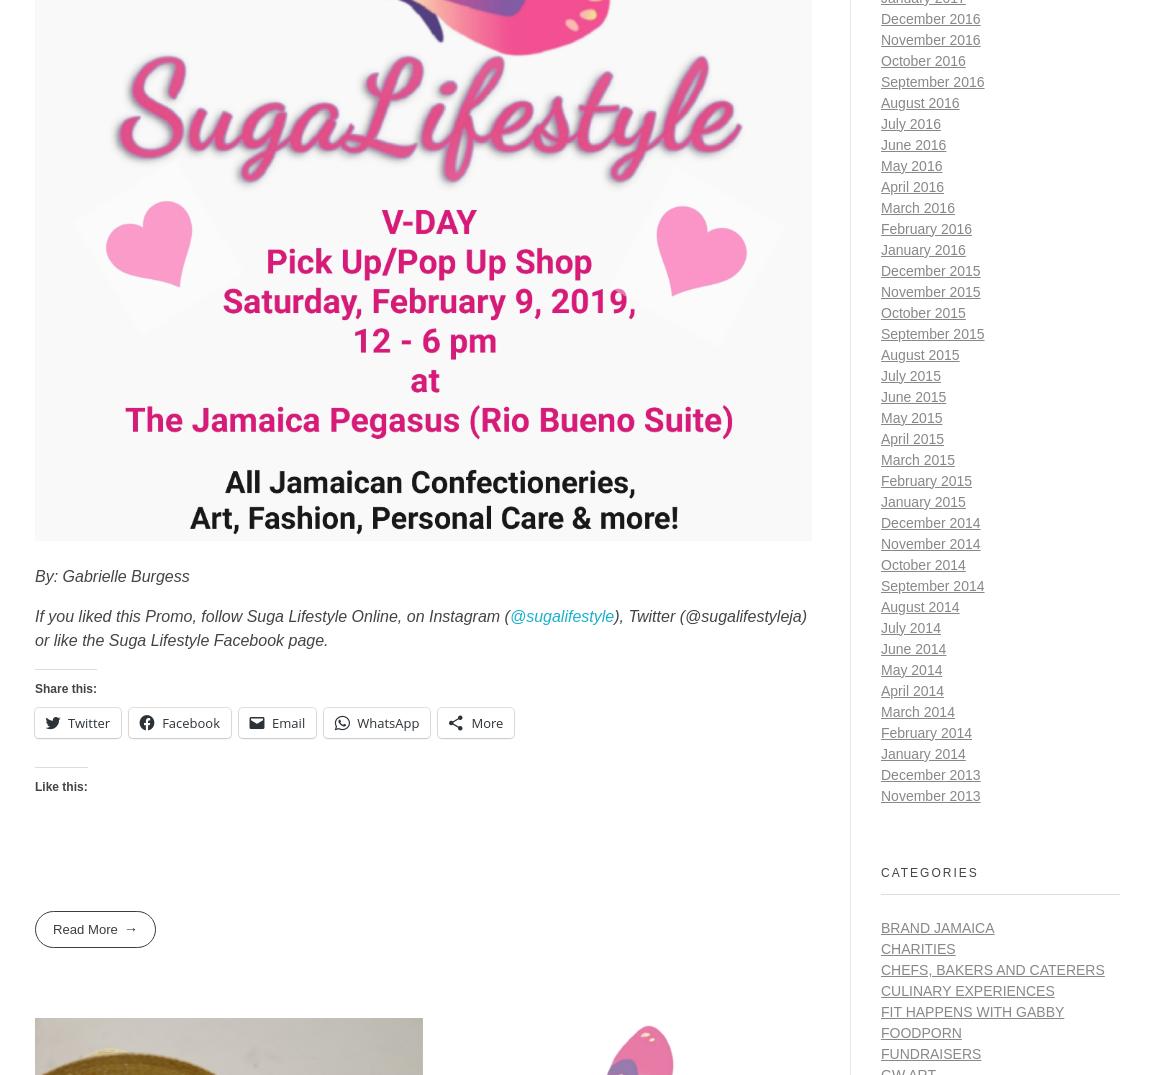  I want to click on 'Categories', so click(929, 872).